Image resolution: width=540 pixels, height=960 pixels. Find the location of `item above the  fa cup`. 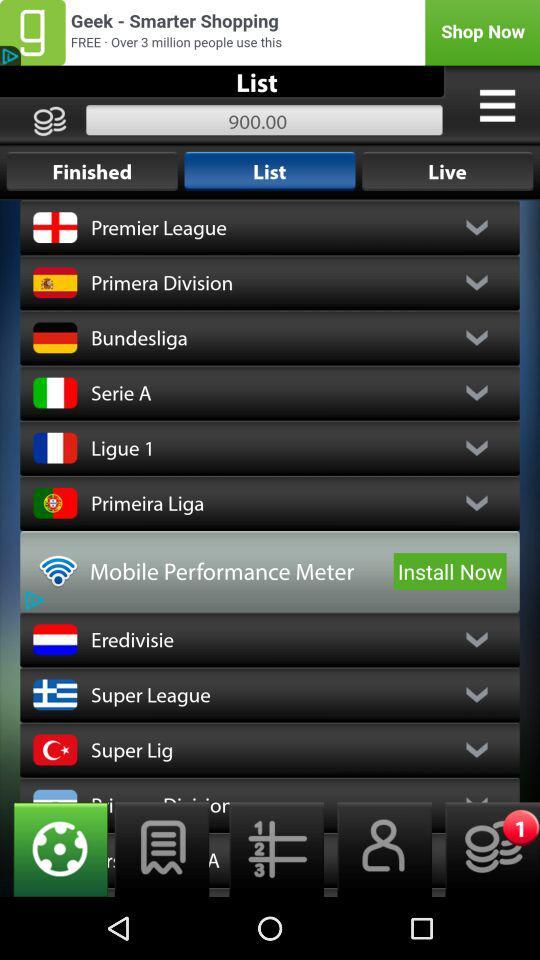

item above the  fa cup is located at coordinates (54, 848).